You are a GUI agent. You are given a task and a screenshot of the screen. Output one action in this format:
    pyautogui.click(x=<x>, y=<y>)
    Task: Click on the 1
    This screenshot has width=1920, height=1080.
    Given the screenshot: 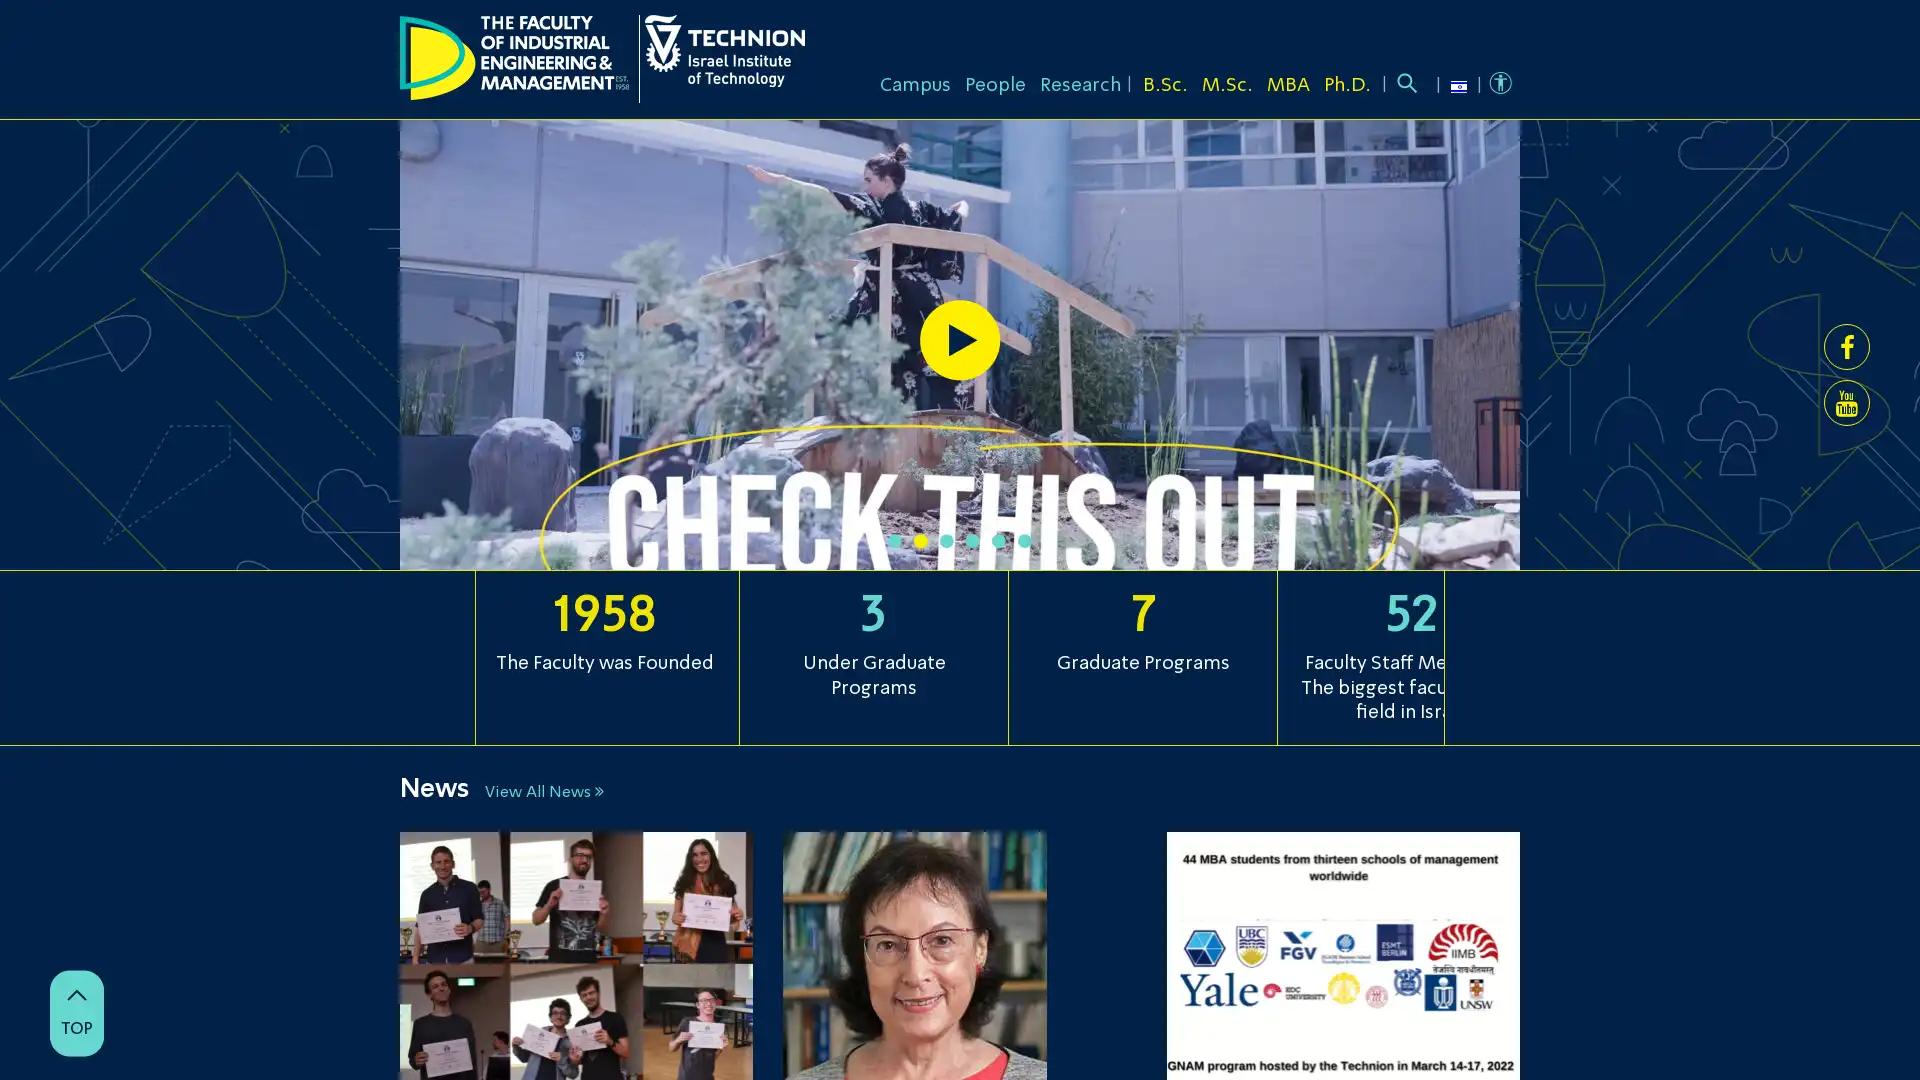 What is the action you would take?
    pyautogui.click(x=893, y=540)
    